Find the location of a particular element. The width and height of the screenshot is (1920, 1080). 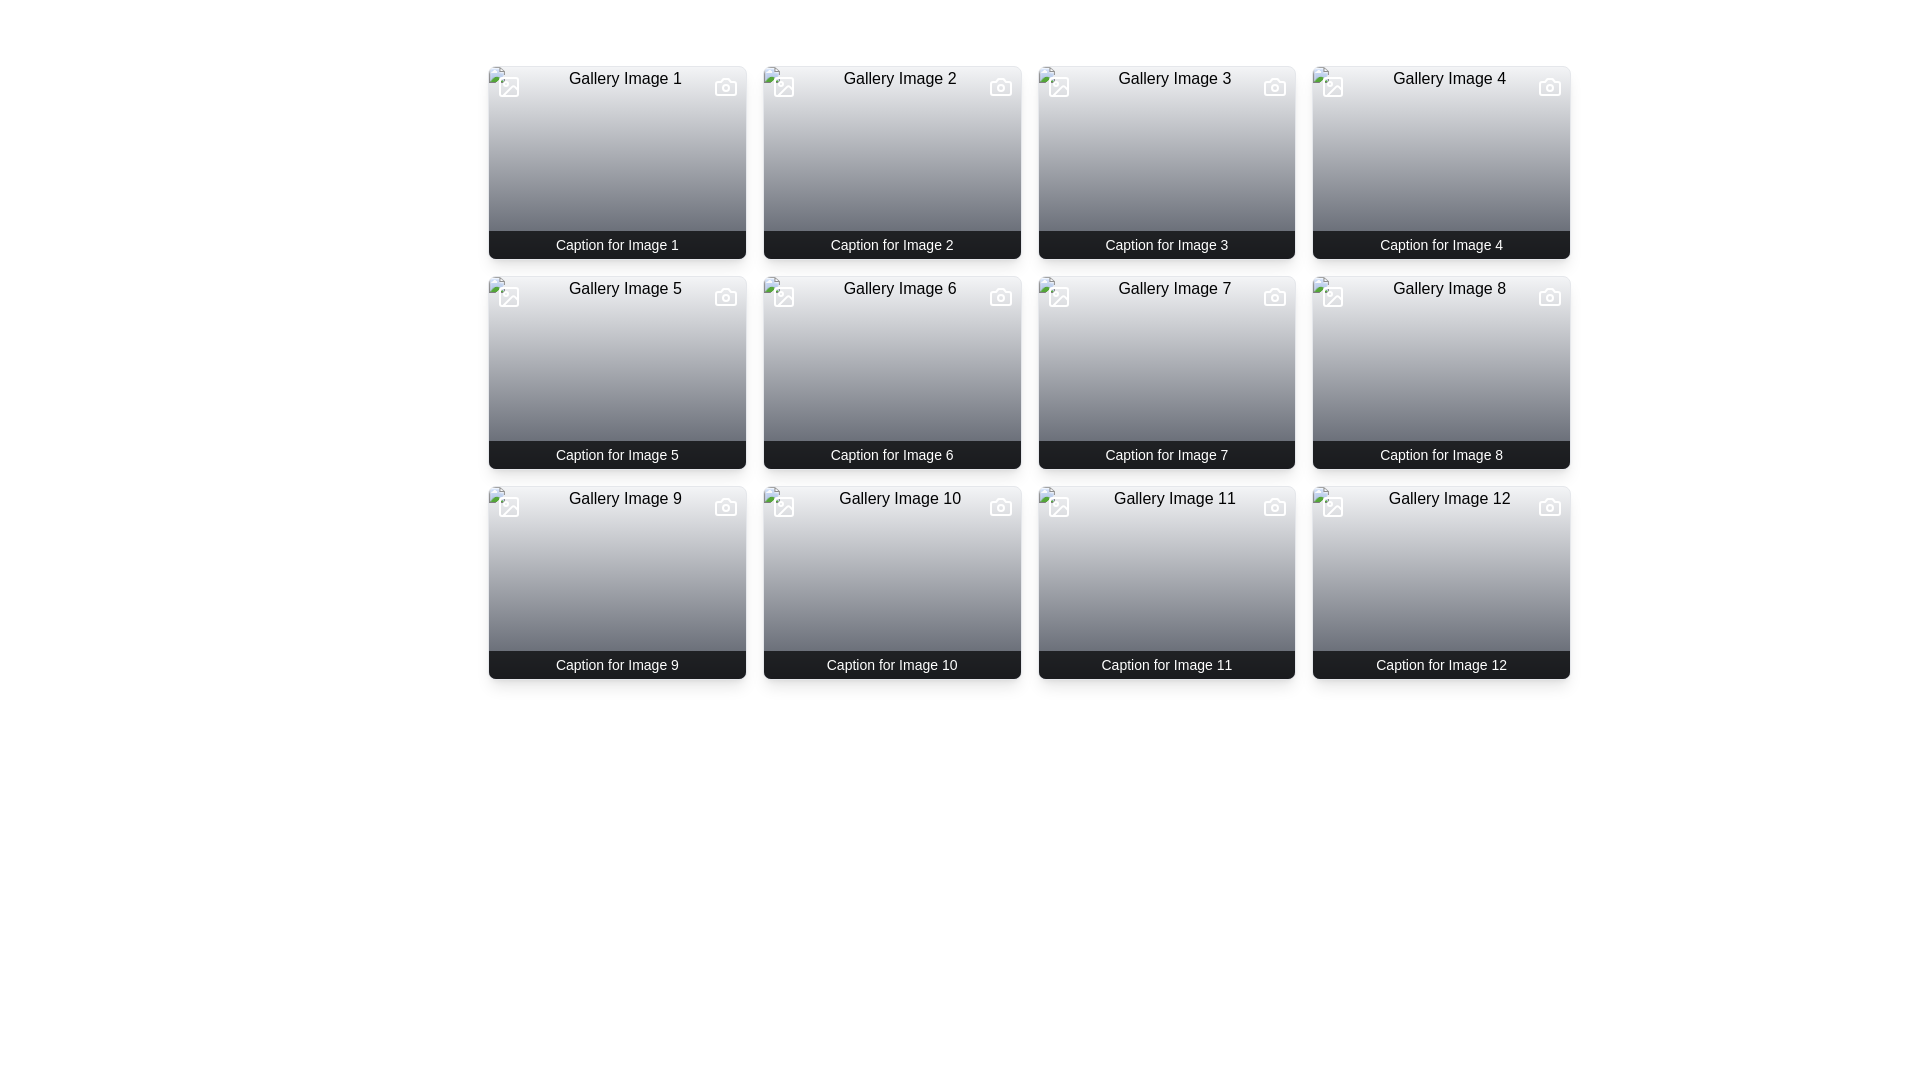

the small grayscale image icon located at the top-left corner of the card labeled 'Caption for Image 6', which is in the second row, second column of the grid layout is located at coordinates (782, 297).